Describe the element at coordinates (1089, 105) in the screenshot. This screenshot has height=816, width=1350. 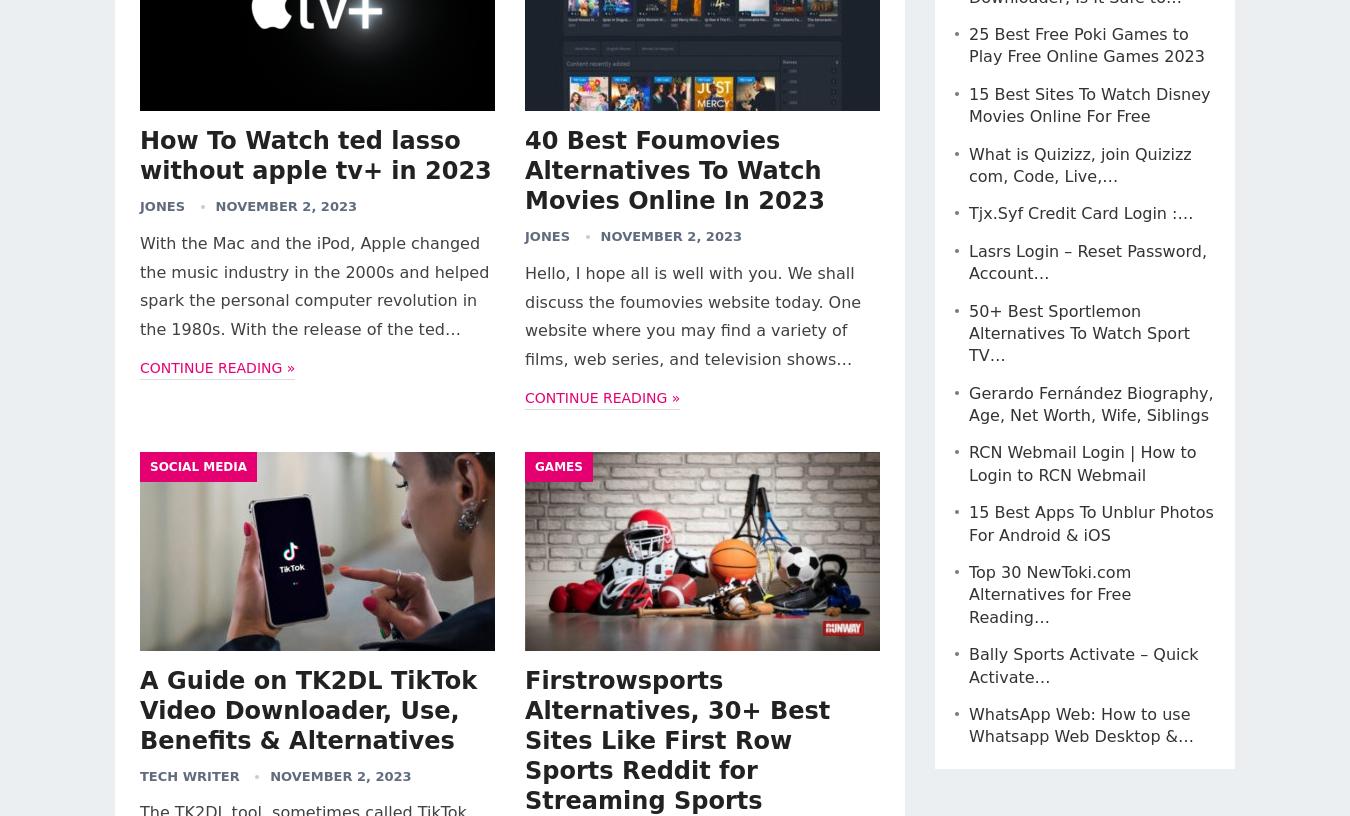
I see `'15 Best Sites To Watch Disney Movies Online For Free'` at that location.